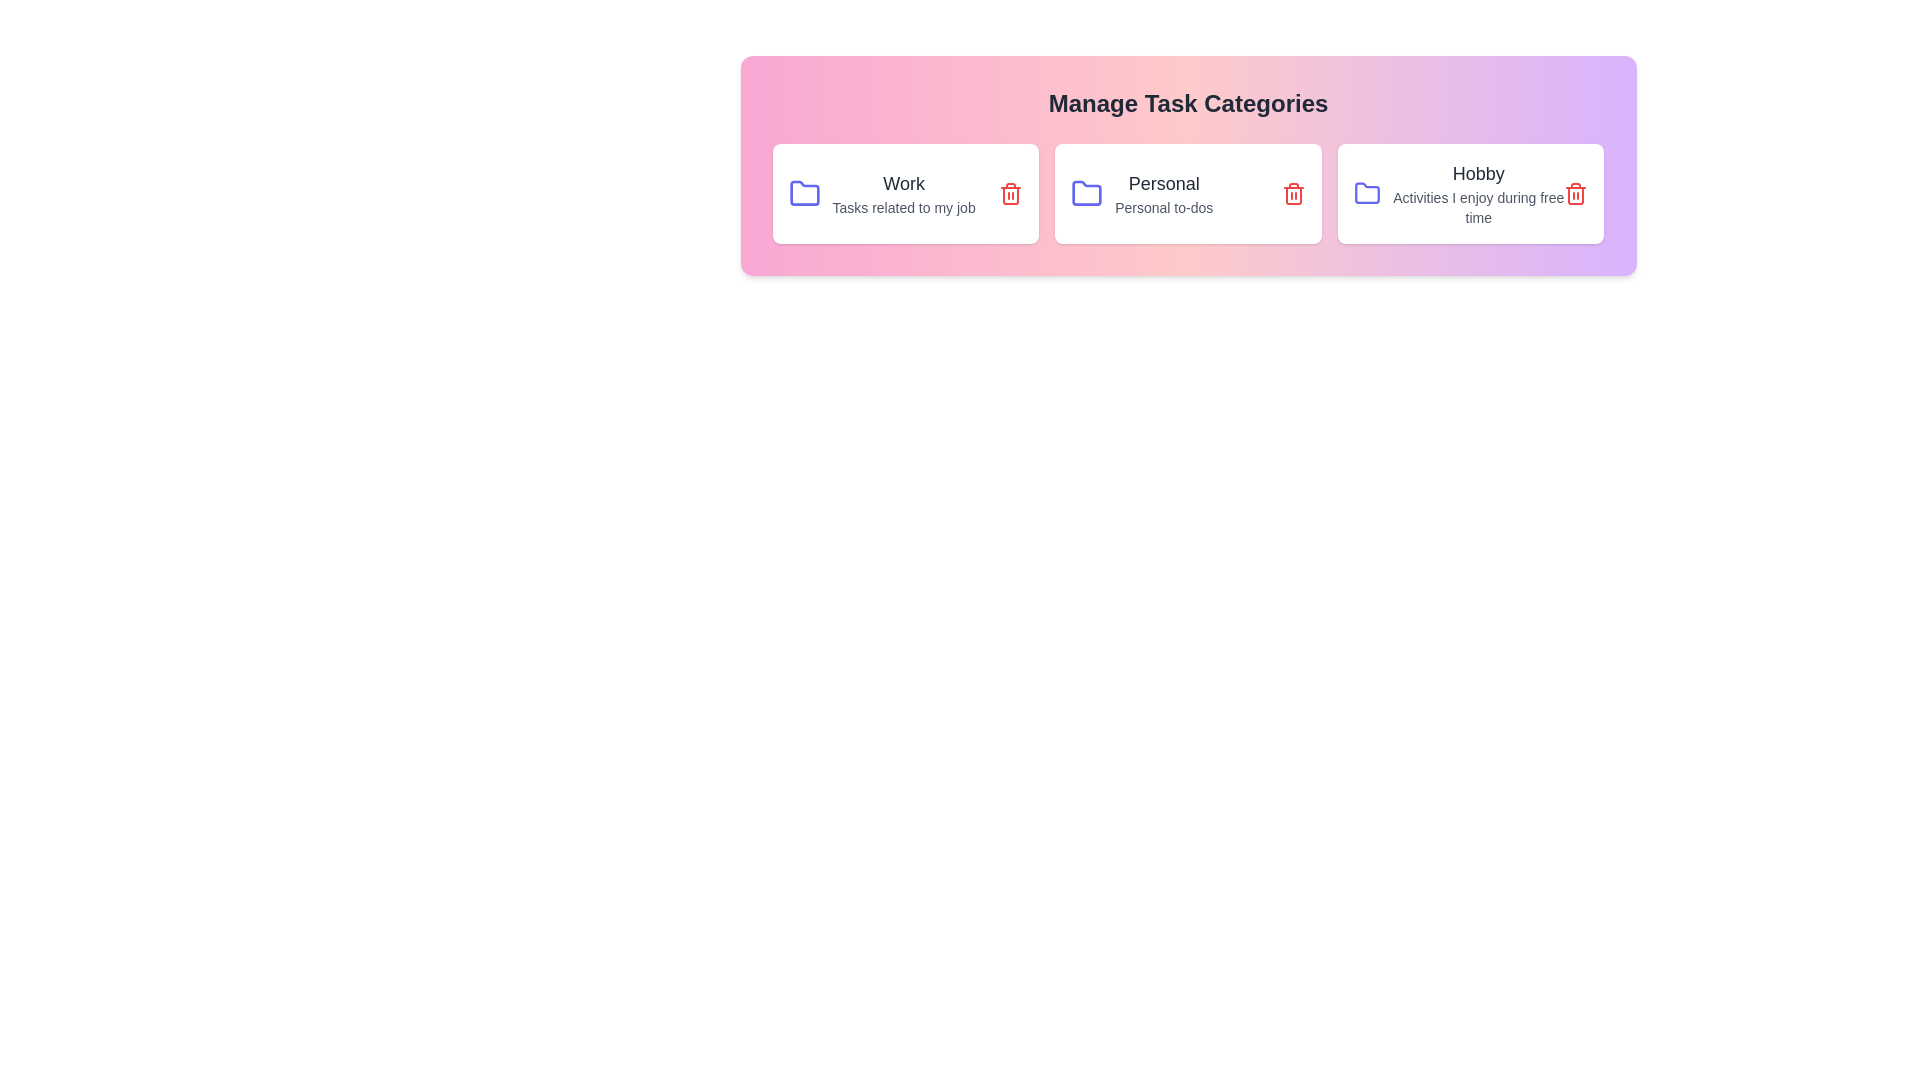 Image resolution: width=1920 pixels, height=1080 pixels. I want to click on the folder icon associated with the category Personal, so click(1086, 193).